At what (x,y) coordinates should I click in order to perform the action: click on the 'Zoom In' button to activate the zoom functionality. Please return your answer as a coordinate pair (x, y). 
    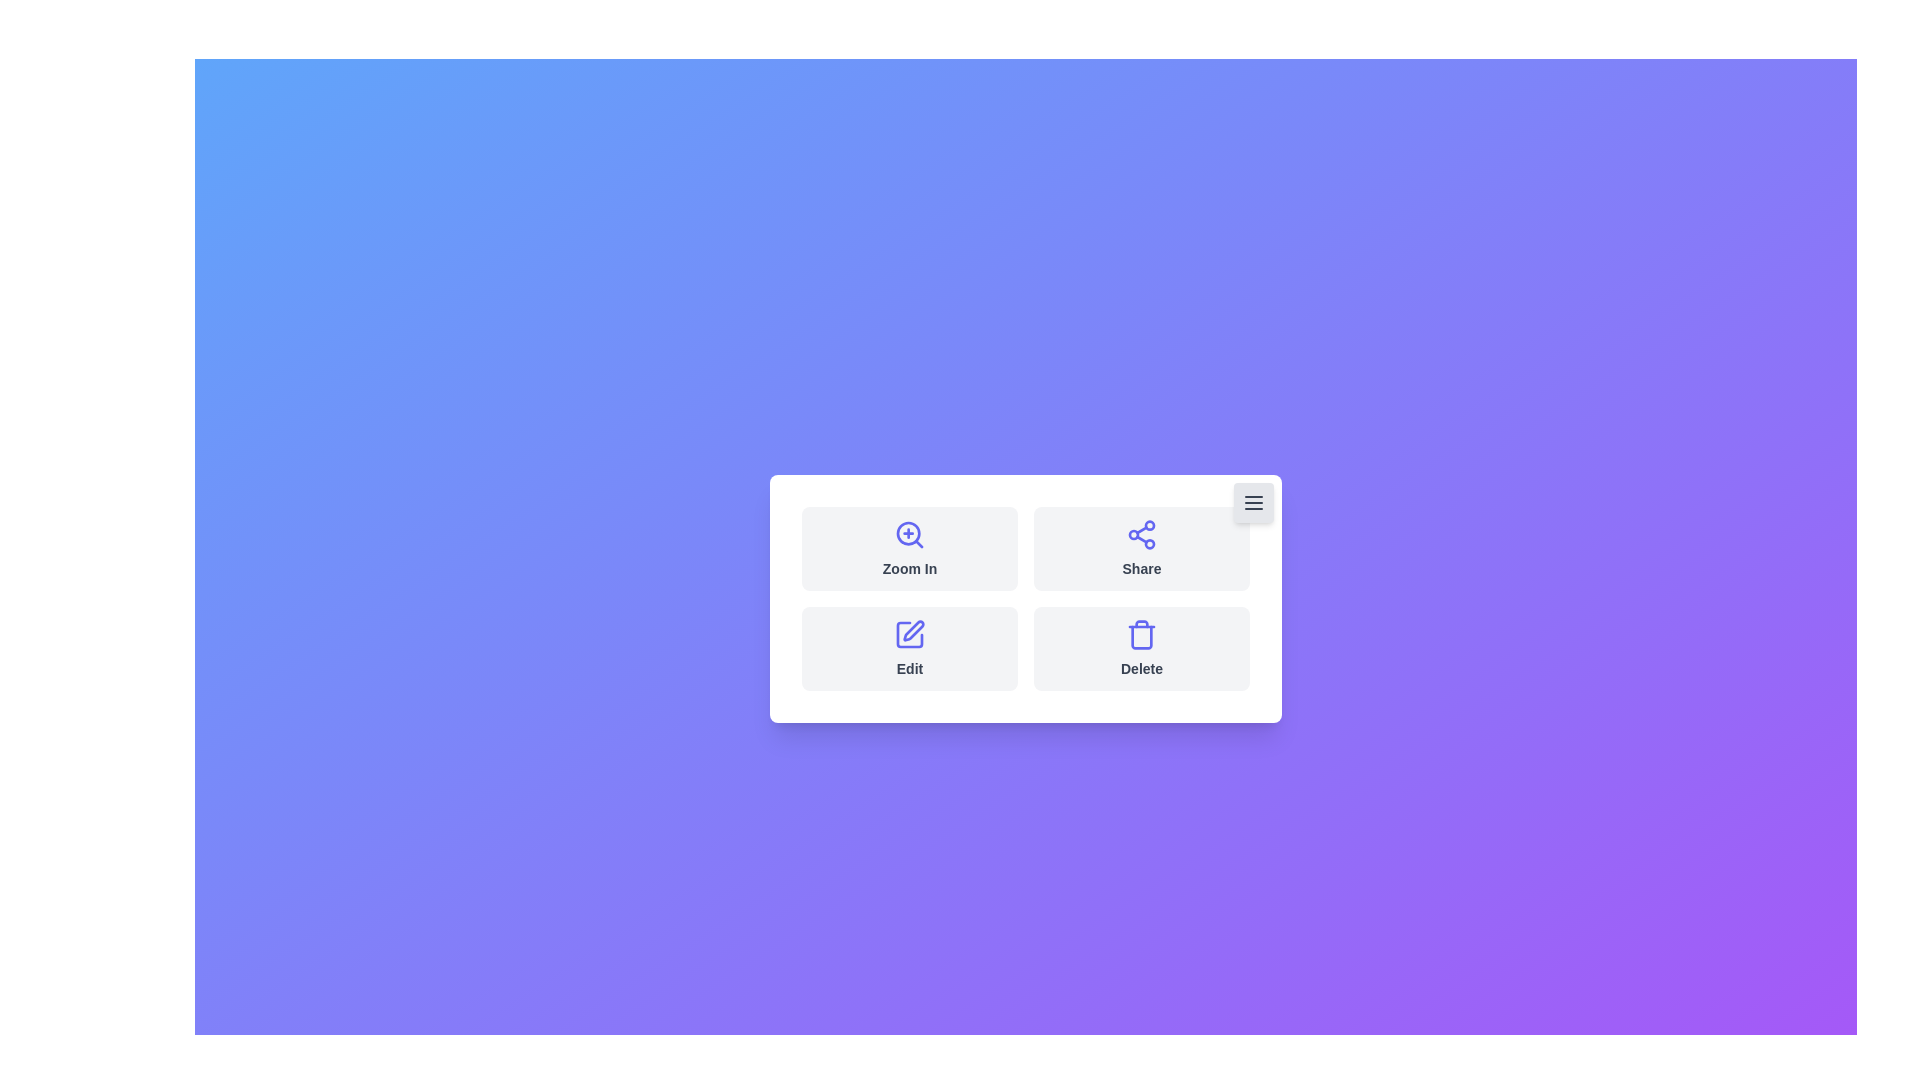
    Looking at the image, I should click on (909, 548).